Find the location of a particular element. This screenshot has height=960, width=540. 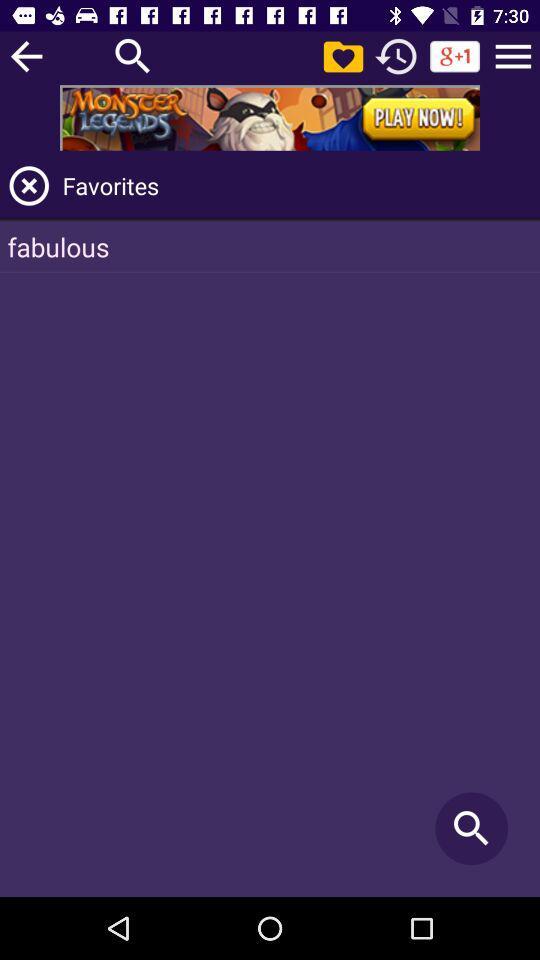

the favorite icon is located at coordinates (342, 55).